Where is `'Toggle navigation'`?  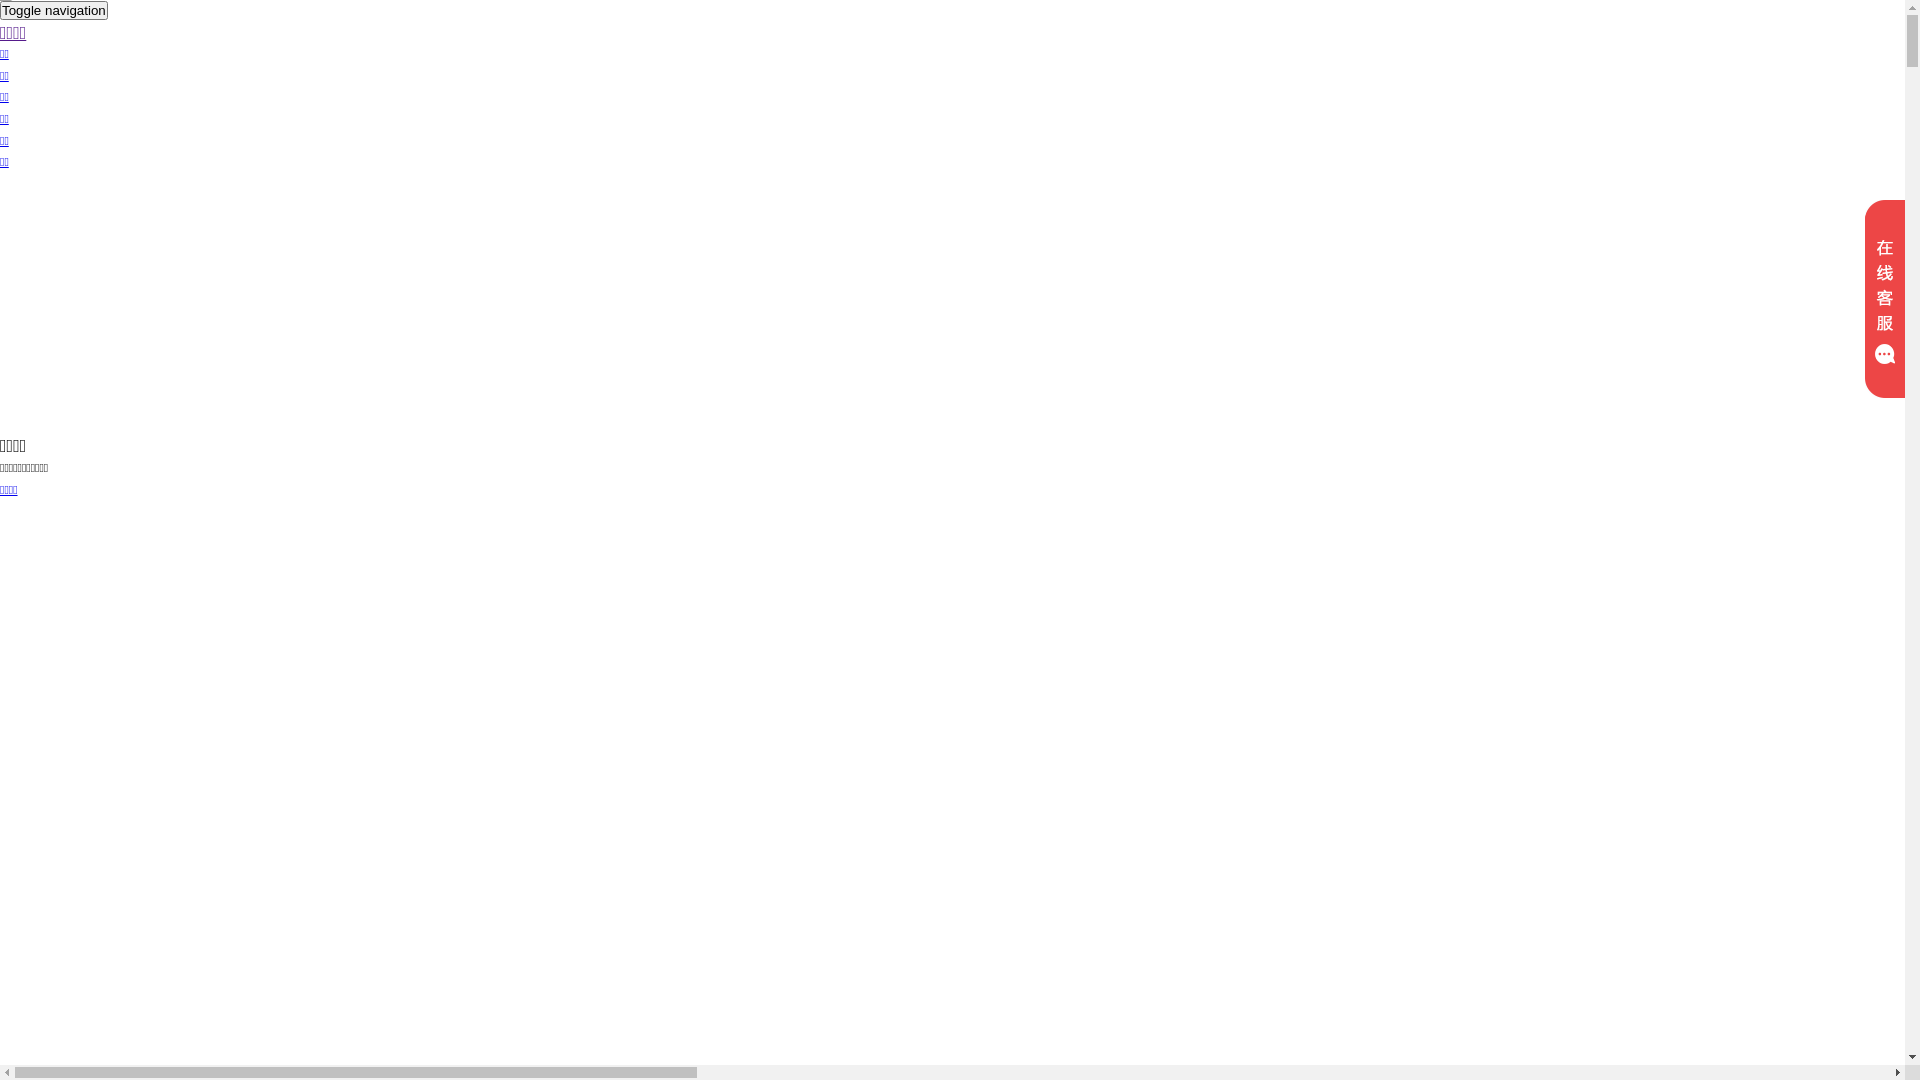 'Toggle navigation' is located at coordinates (0, 10).